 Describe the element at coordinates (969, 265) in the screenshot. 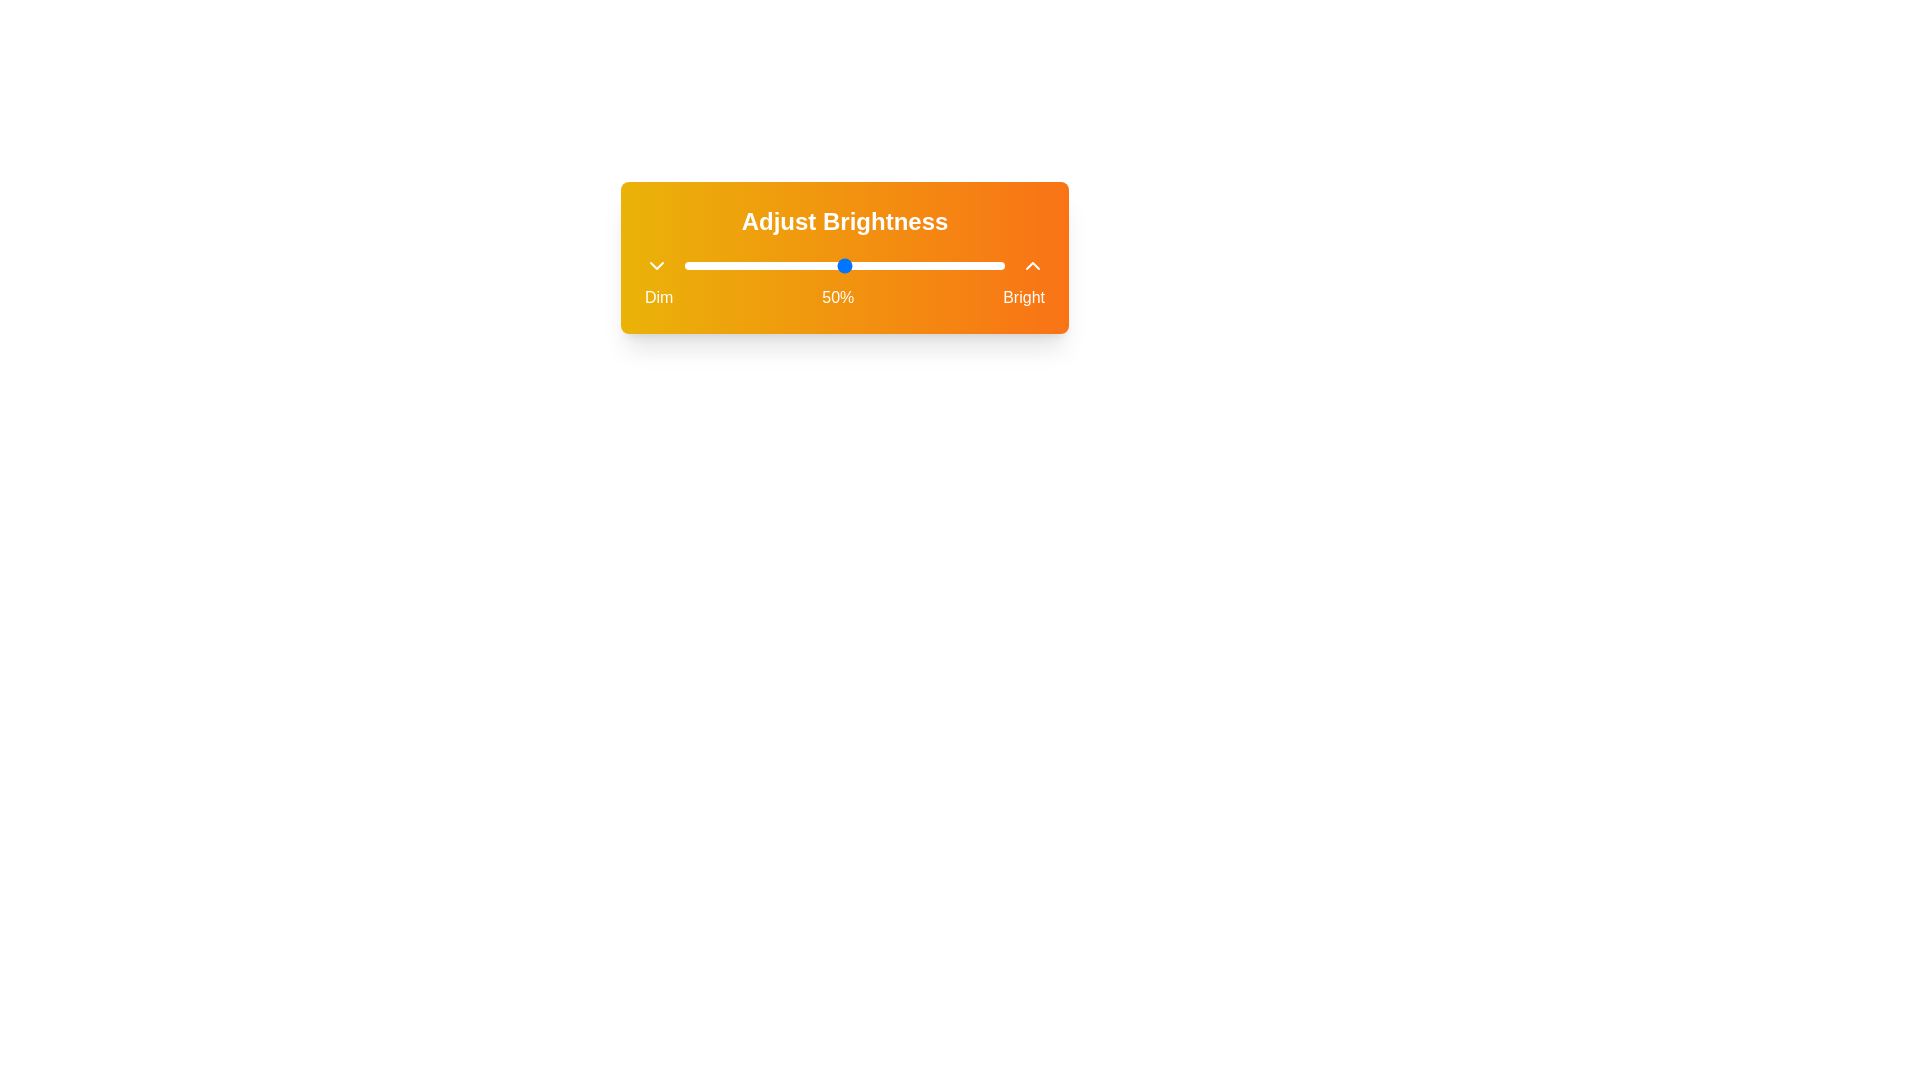

I see `brightness` at that location.